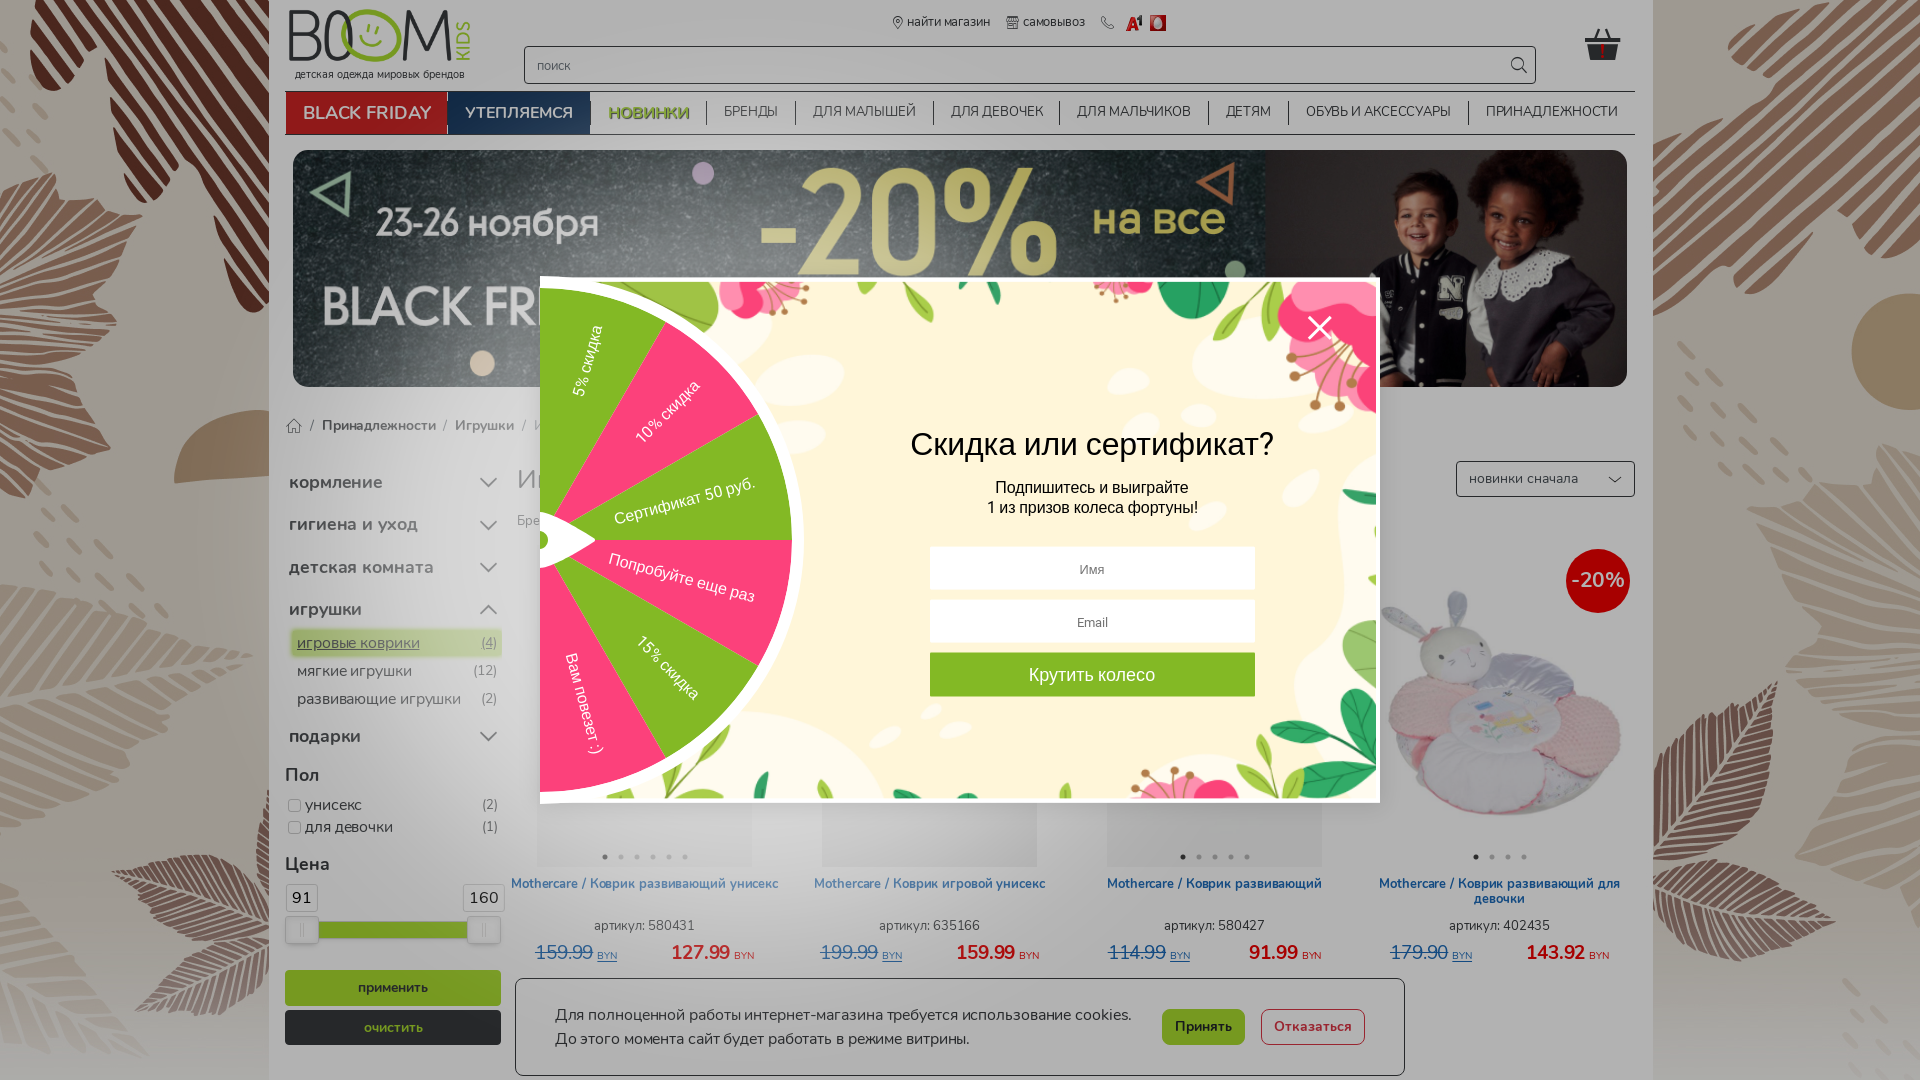  What do you see at coordinates (1245, 855) in the screenshot?
I see `'5'` at bounding box center [1245, 855].